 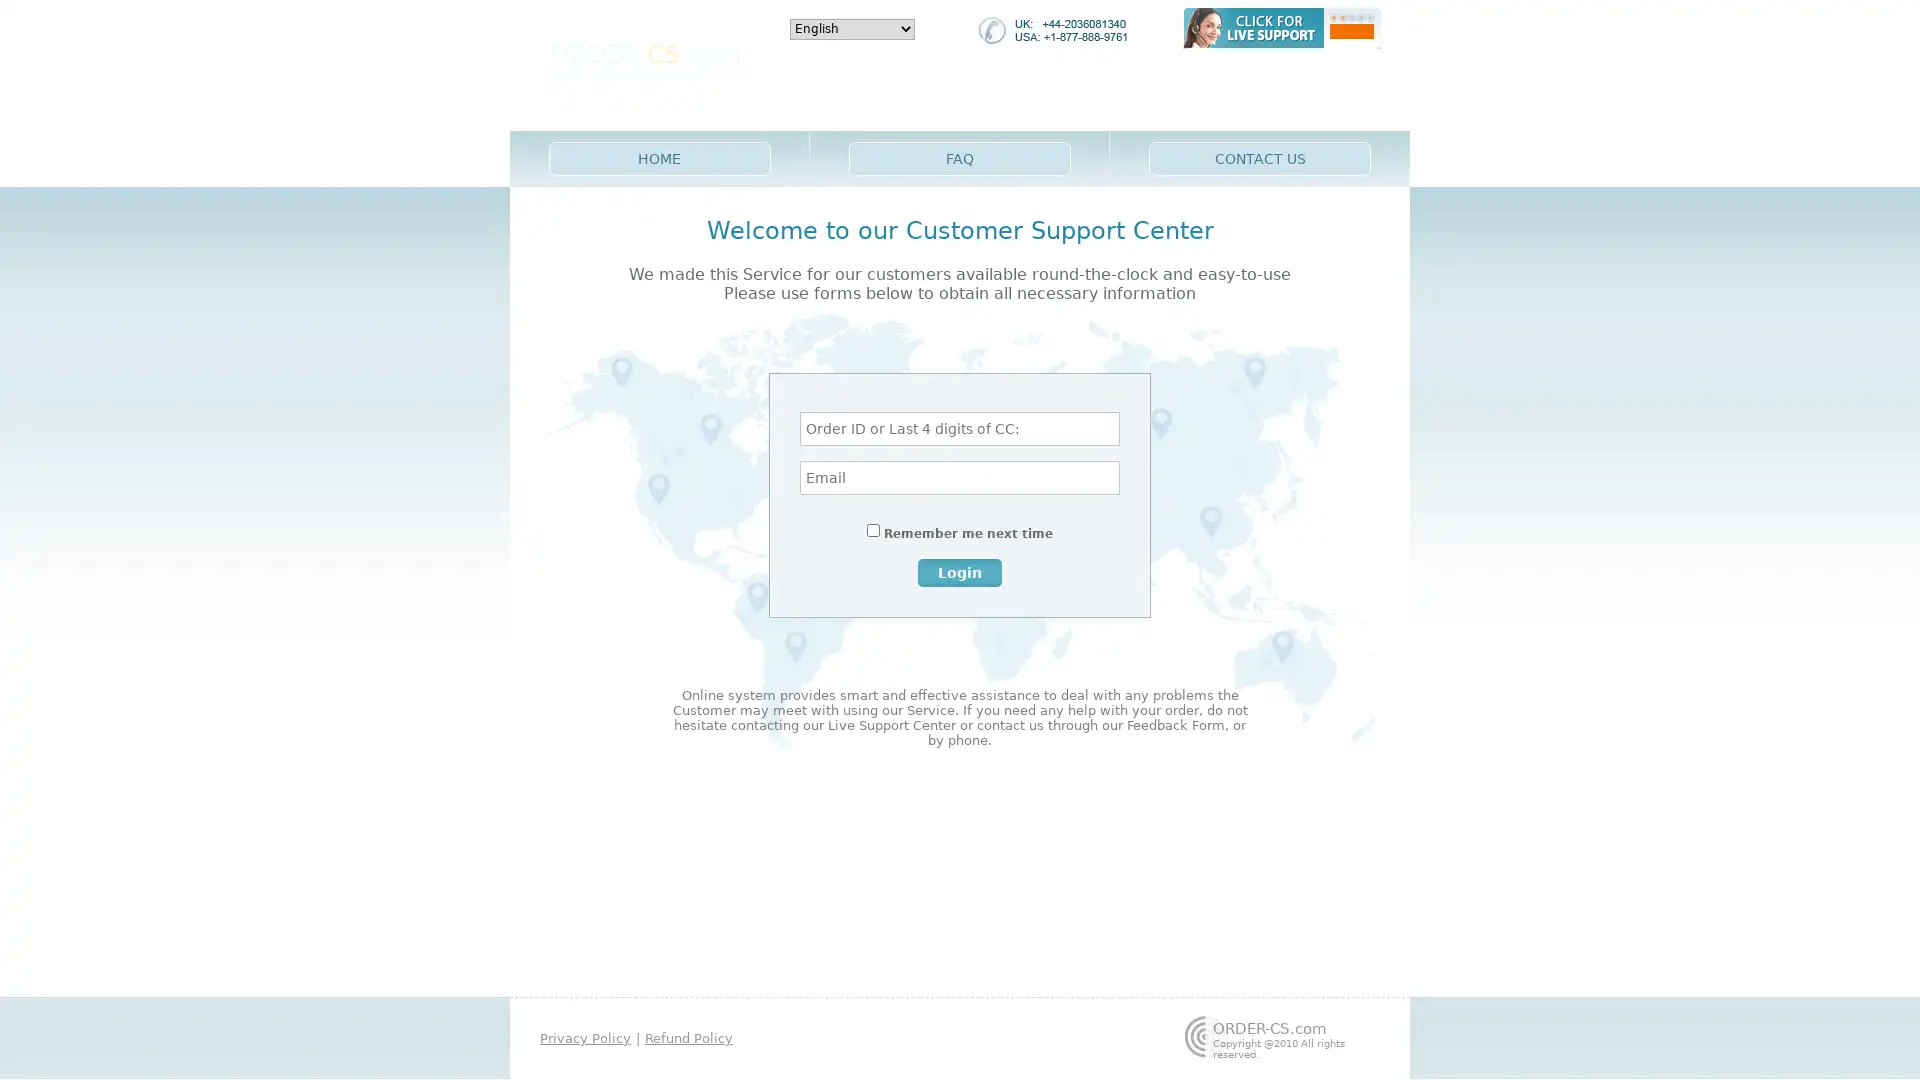 I want to click on Login, so click(x=960, y=571).